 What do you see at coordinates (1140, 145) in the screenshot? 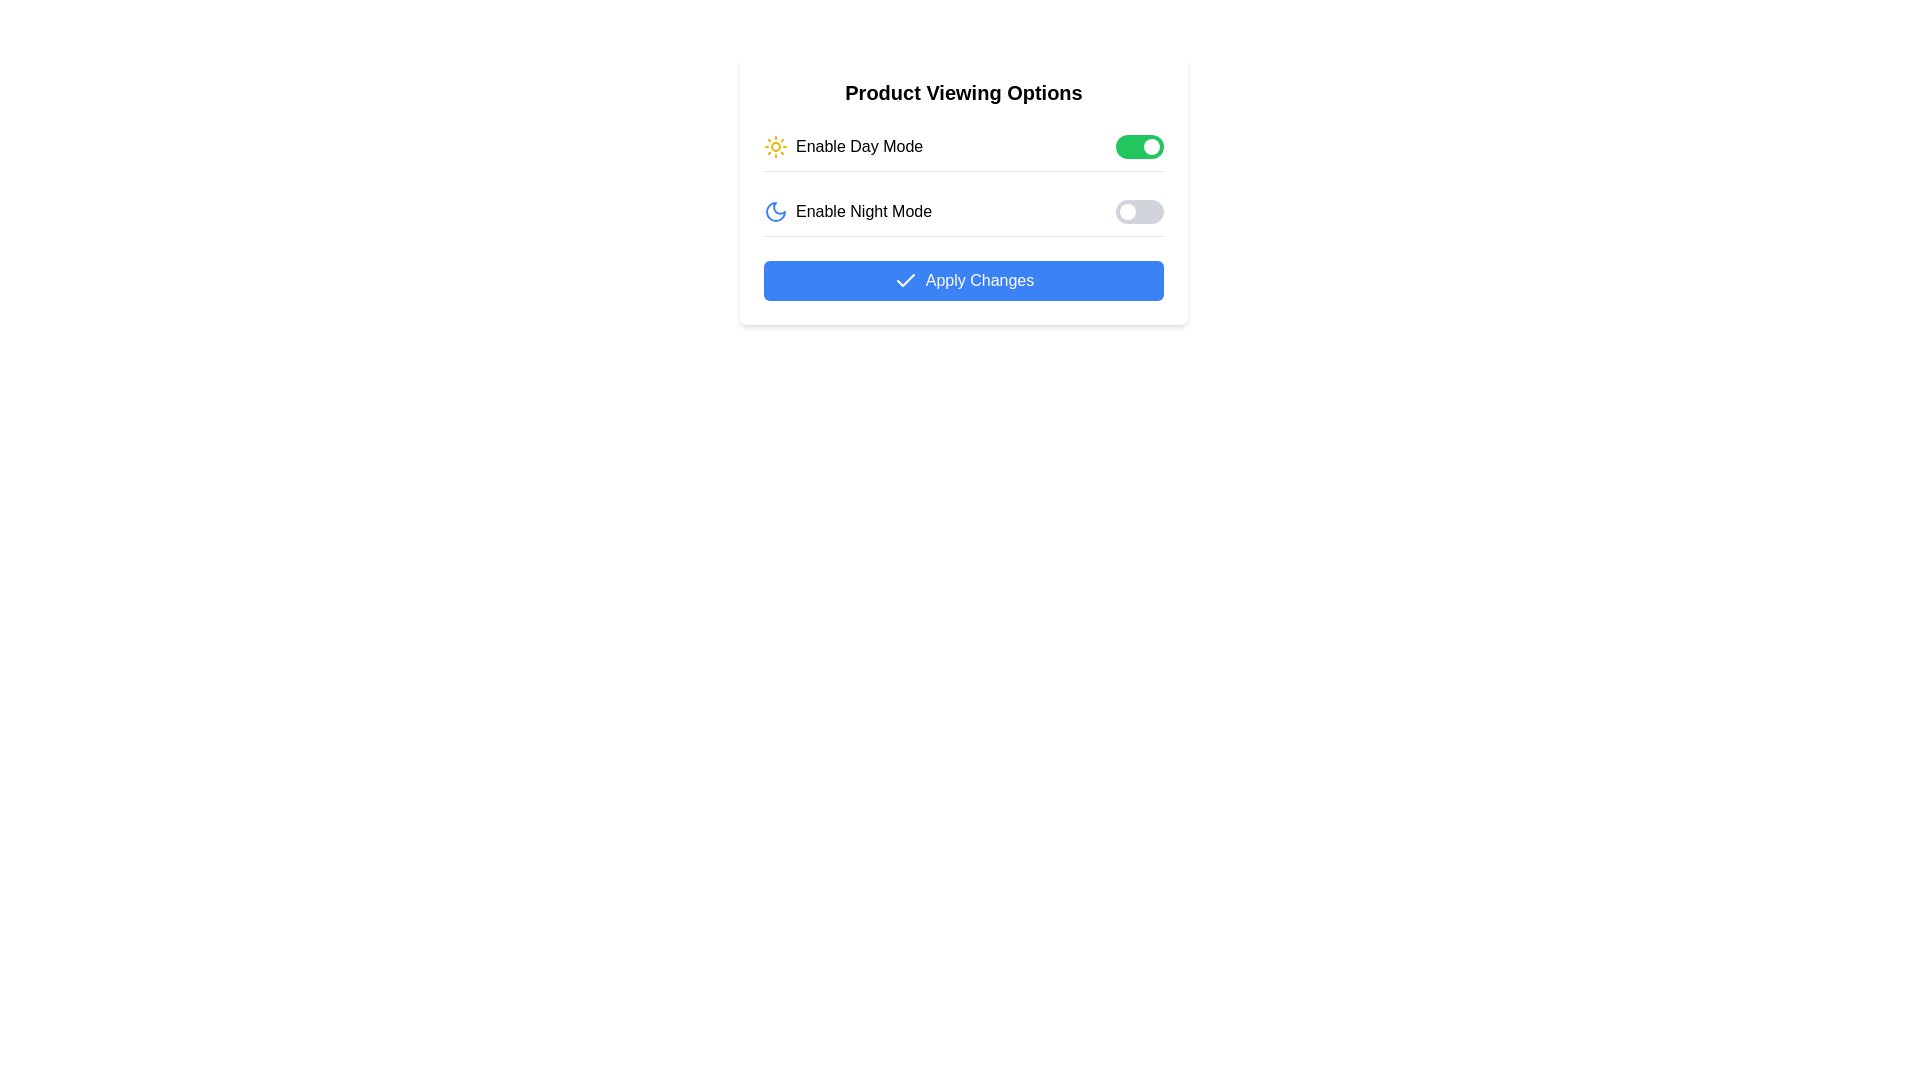
I see `the toggle switch with a green background and a white sliding circle, located to the right of the 'Enable Day Mode' label in the 'Product Viewing Options' section, to change its state` at bounding box center [1140, 145].